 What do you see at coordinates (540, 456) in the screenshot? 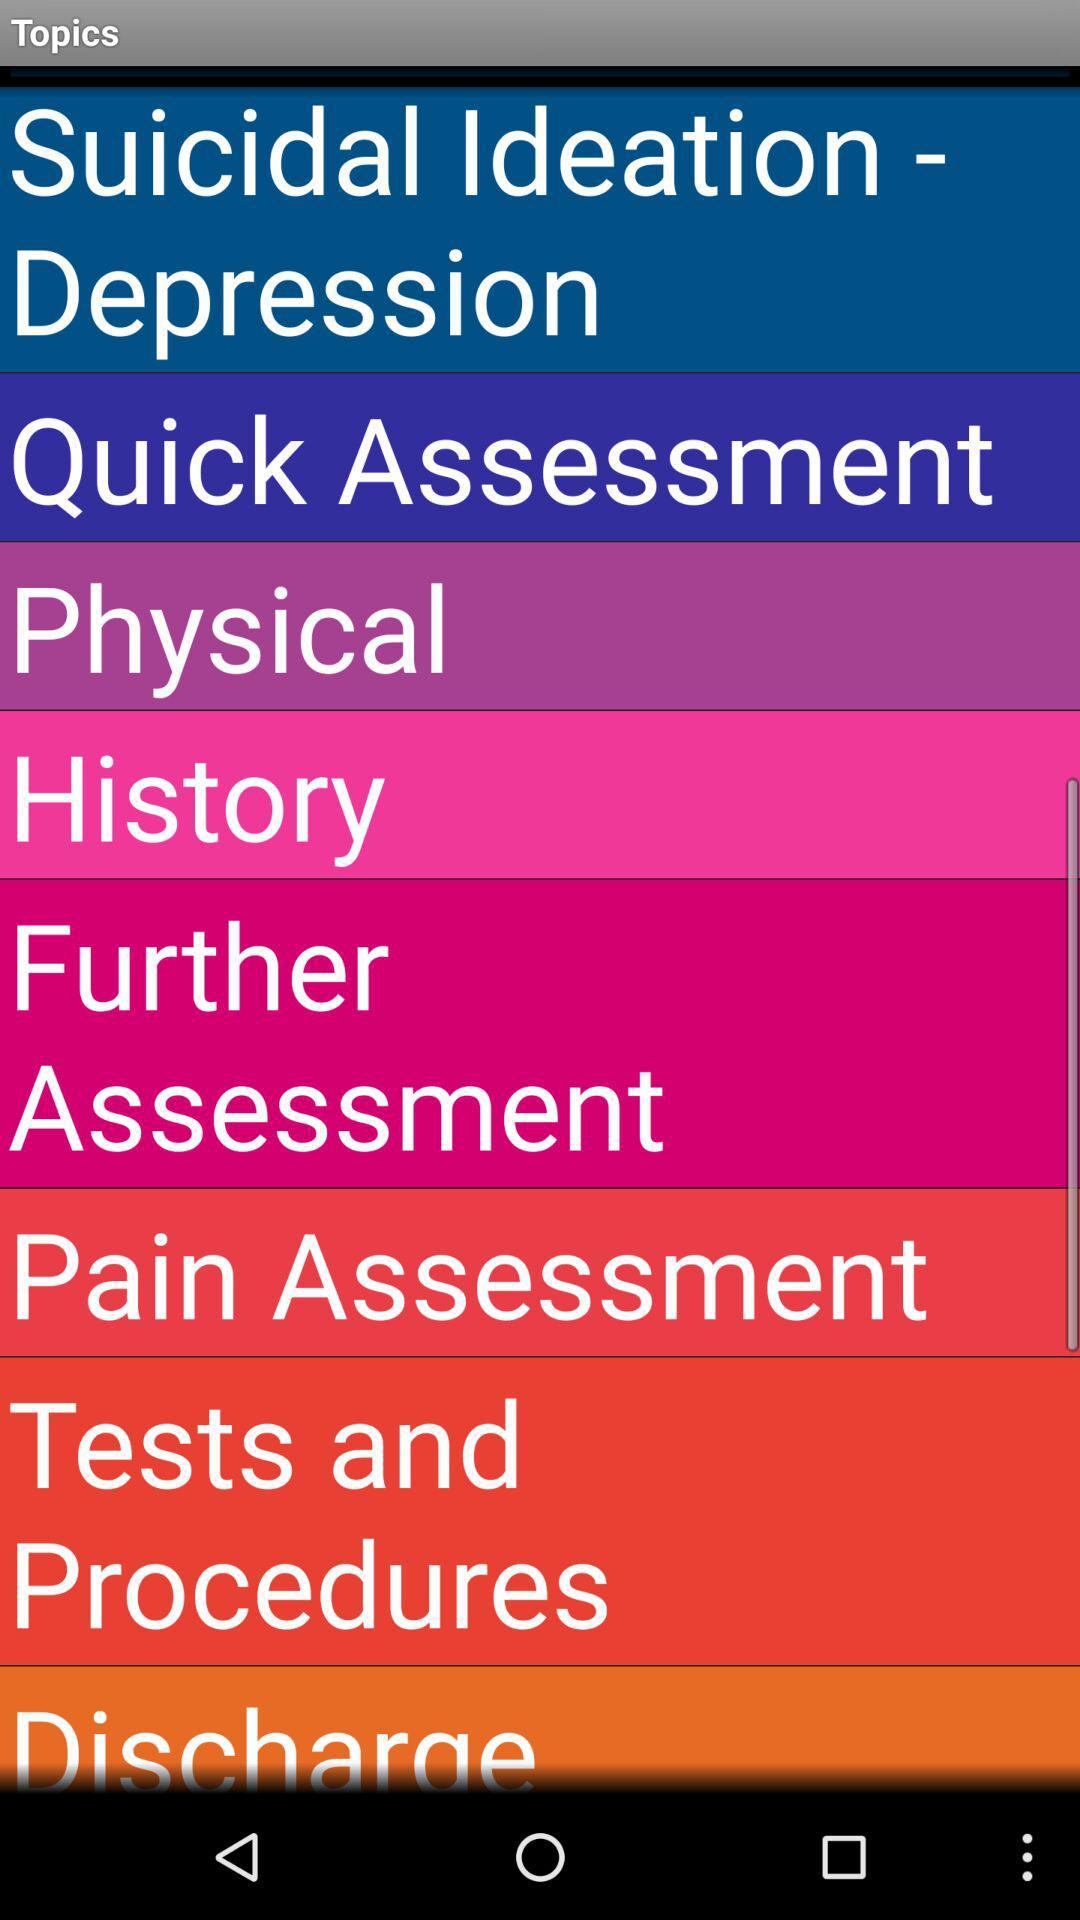
I see `quick assessment icon` at bounding box center [540, 456].